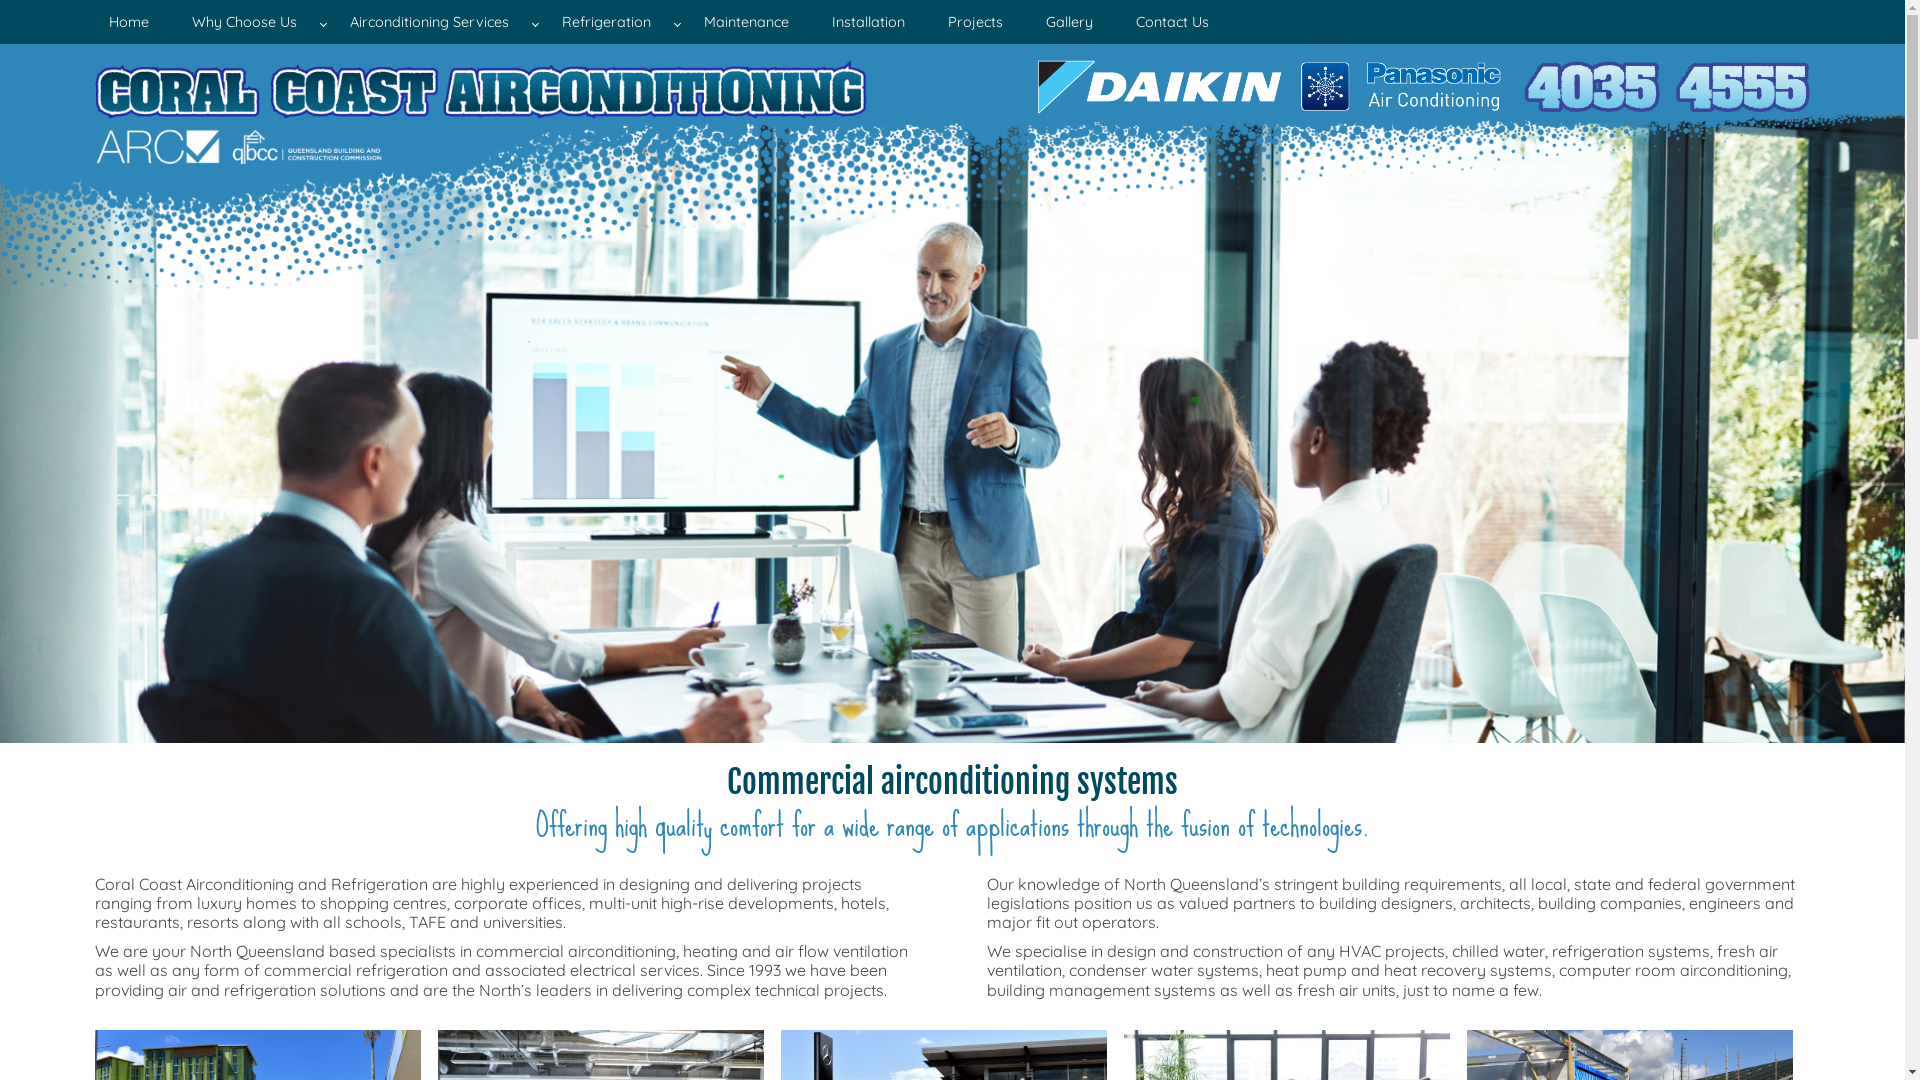 The width and height of the screenshot is (1920, 1080). What do you see at coordinates (80, 22) in the screenshot?
I see `'Home'` at bounding box center [80, 22].